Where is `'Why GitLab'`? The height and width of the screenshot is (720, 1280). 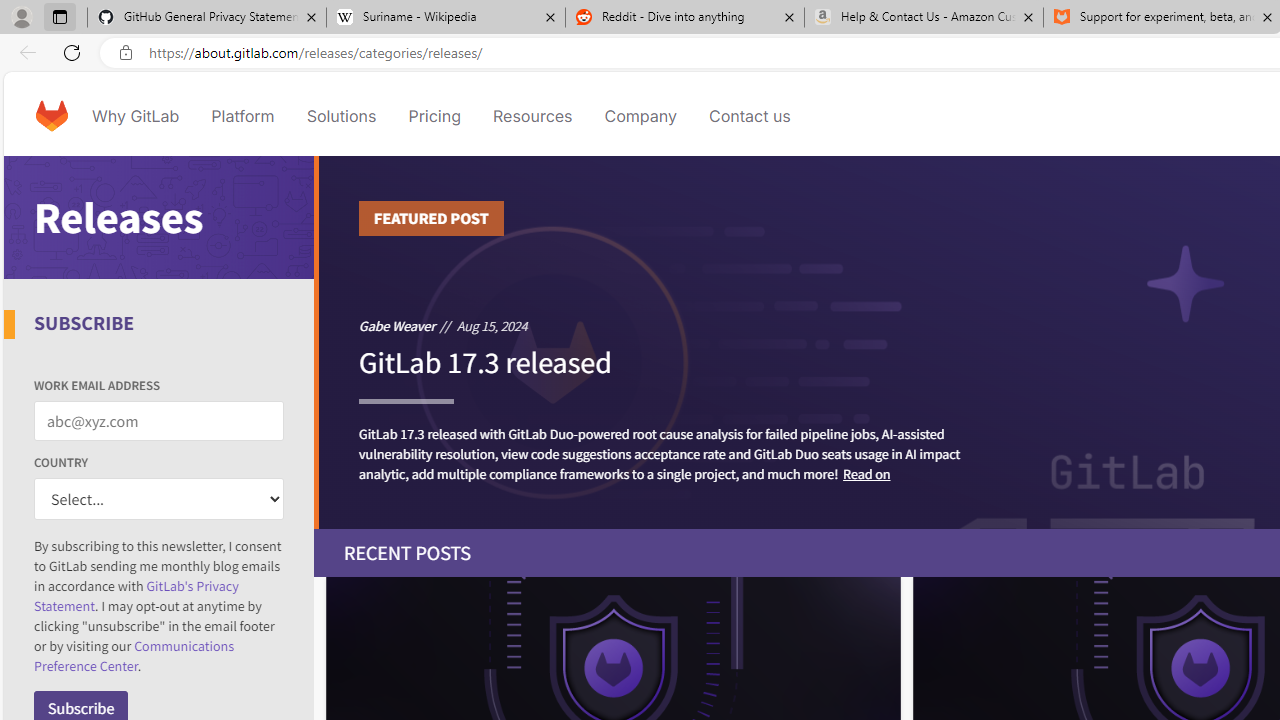
'Why GitLab' is located at coordinates (135, 115).